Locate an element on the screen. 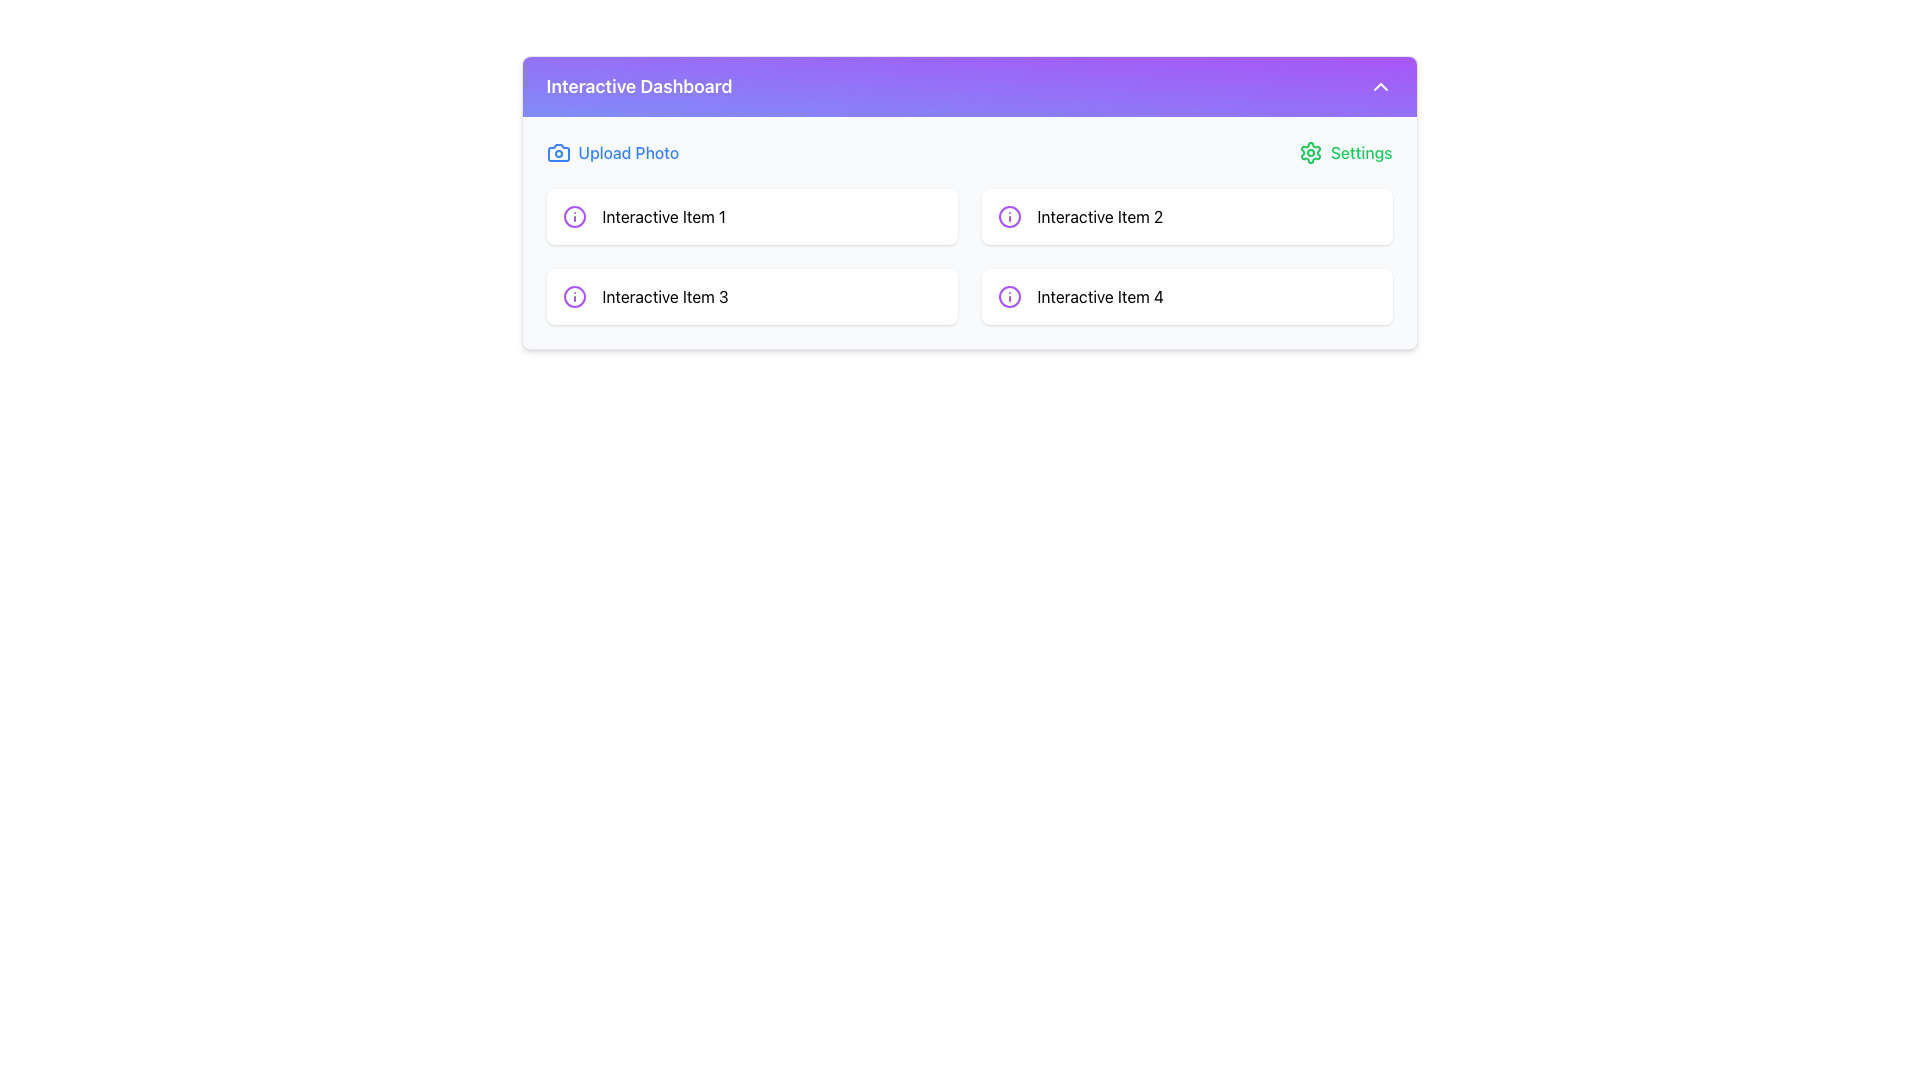 This screenshot has height=1080, width=1920. the circular icon with a purple outline and a purple dot inside, located within the 'Interactive Item 2' card, to the left of the title text is located at coordinates (1009, 216).